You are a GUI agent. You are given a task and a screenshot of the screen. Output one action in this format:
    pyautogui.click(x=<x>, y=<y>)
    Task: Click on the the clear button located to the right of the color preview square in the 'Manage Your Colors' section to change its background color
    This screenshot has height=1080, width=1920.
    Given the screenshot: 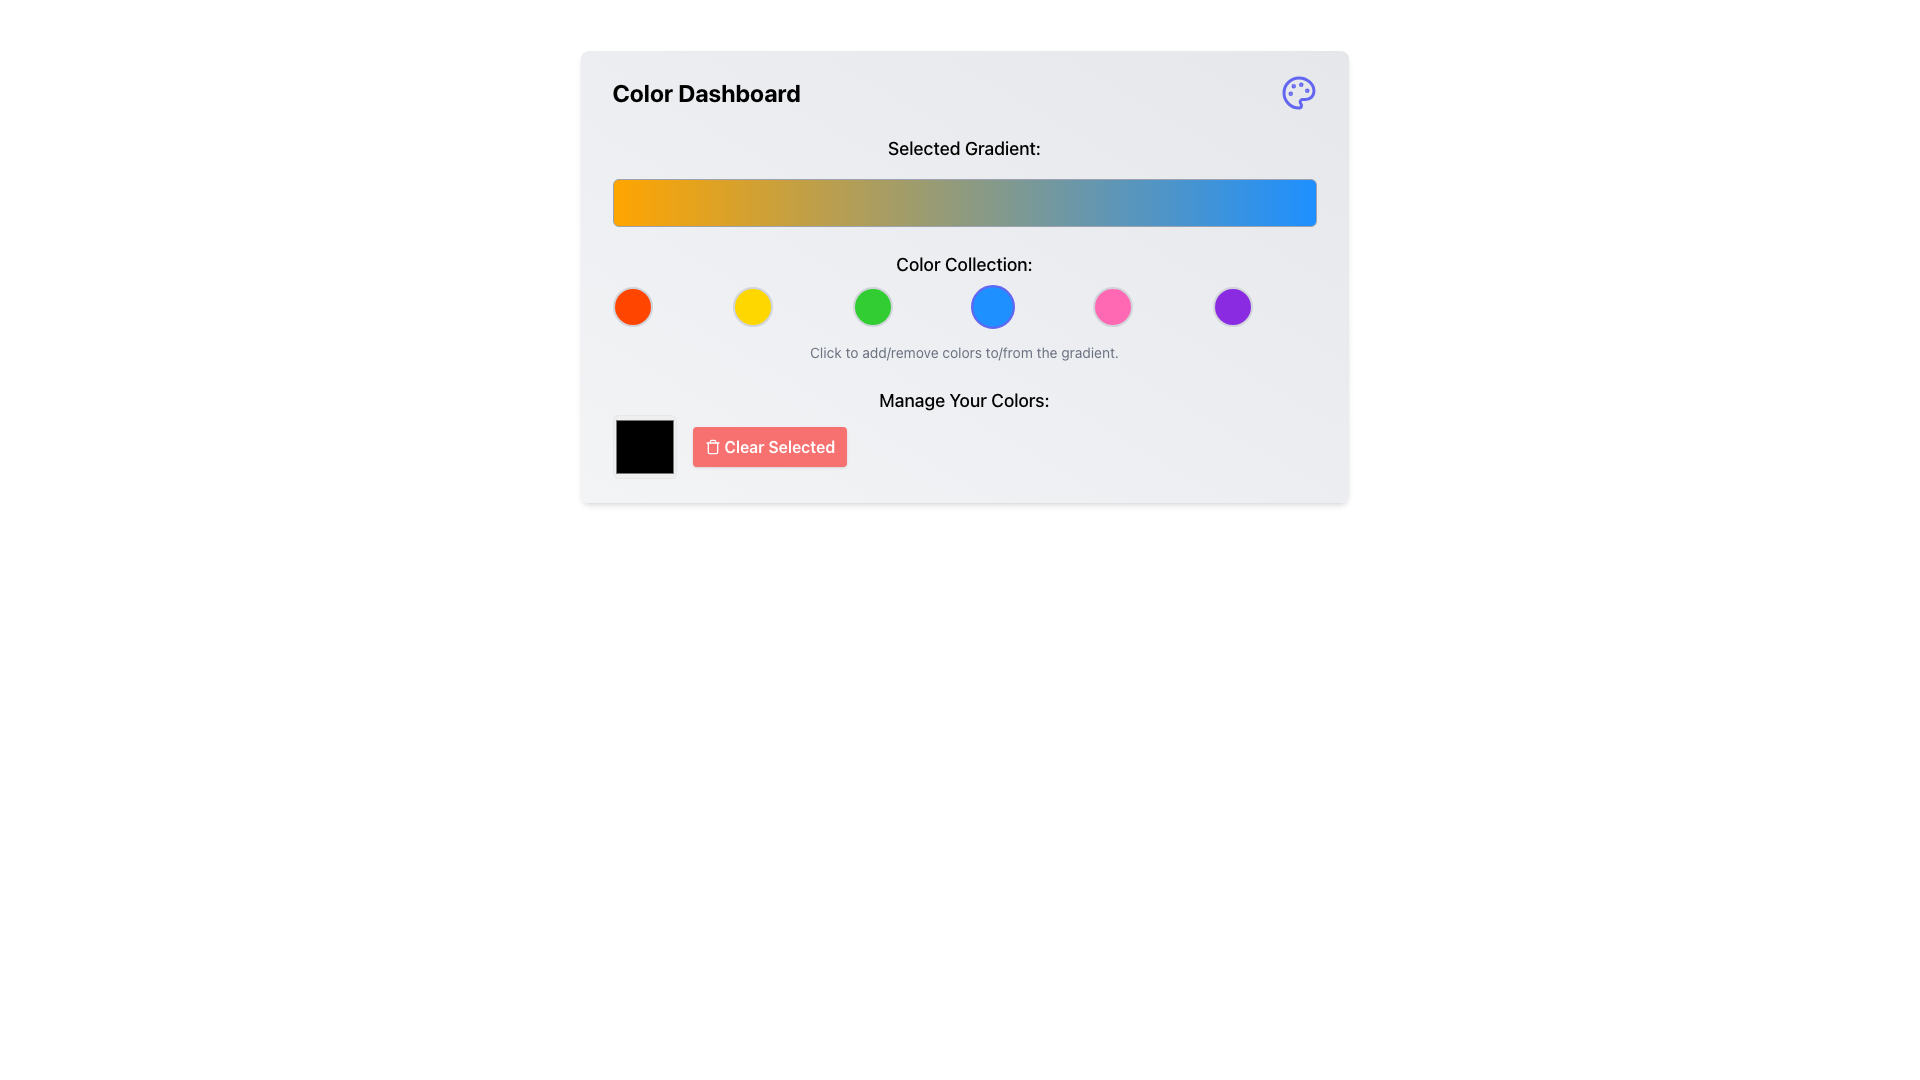 What is the action you would take?
    pyautogui.click(x=768, y=446)
    